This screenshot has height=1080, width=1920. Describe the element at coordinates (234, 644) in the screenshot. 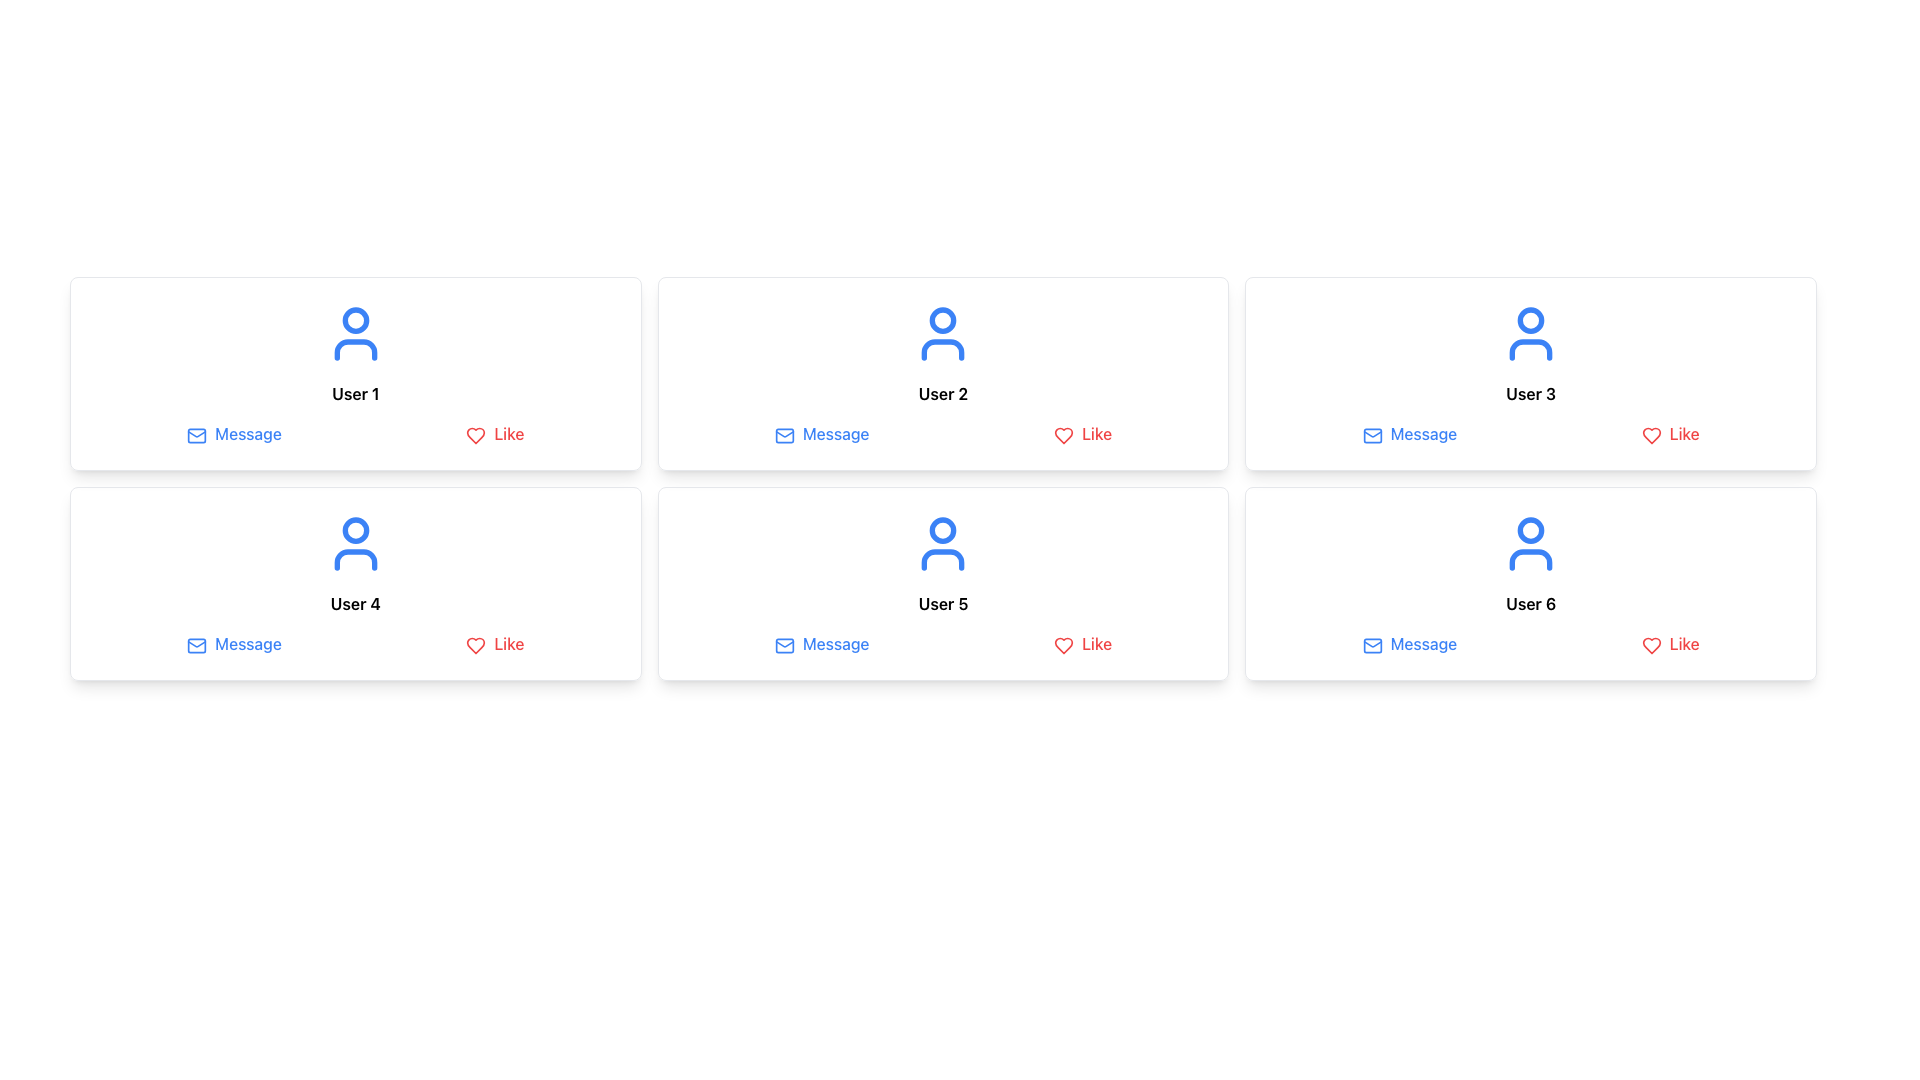

I see `the blue-colored textual link labeled 'Message' with a mail icon` at that location.